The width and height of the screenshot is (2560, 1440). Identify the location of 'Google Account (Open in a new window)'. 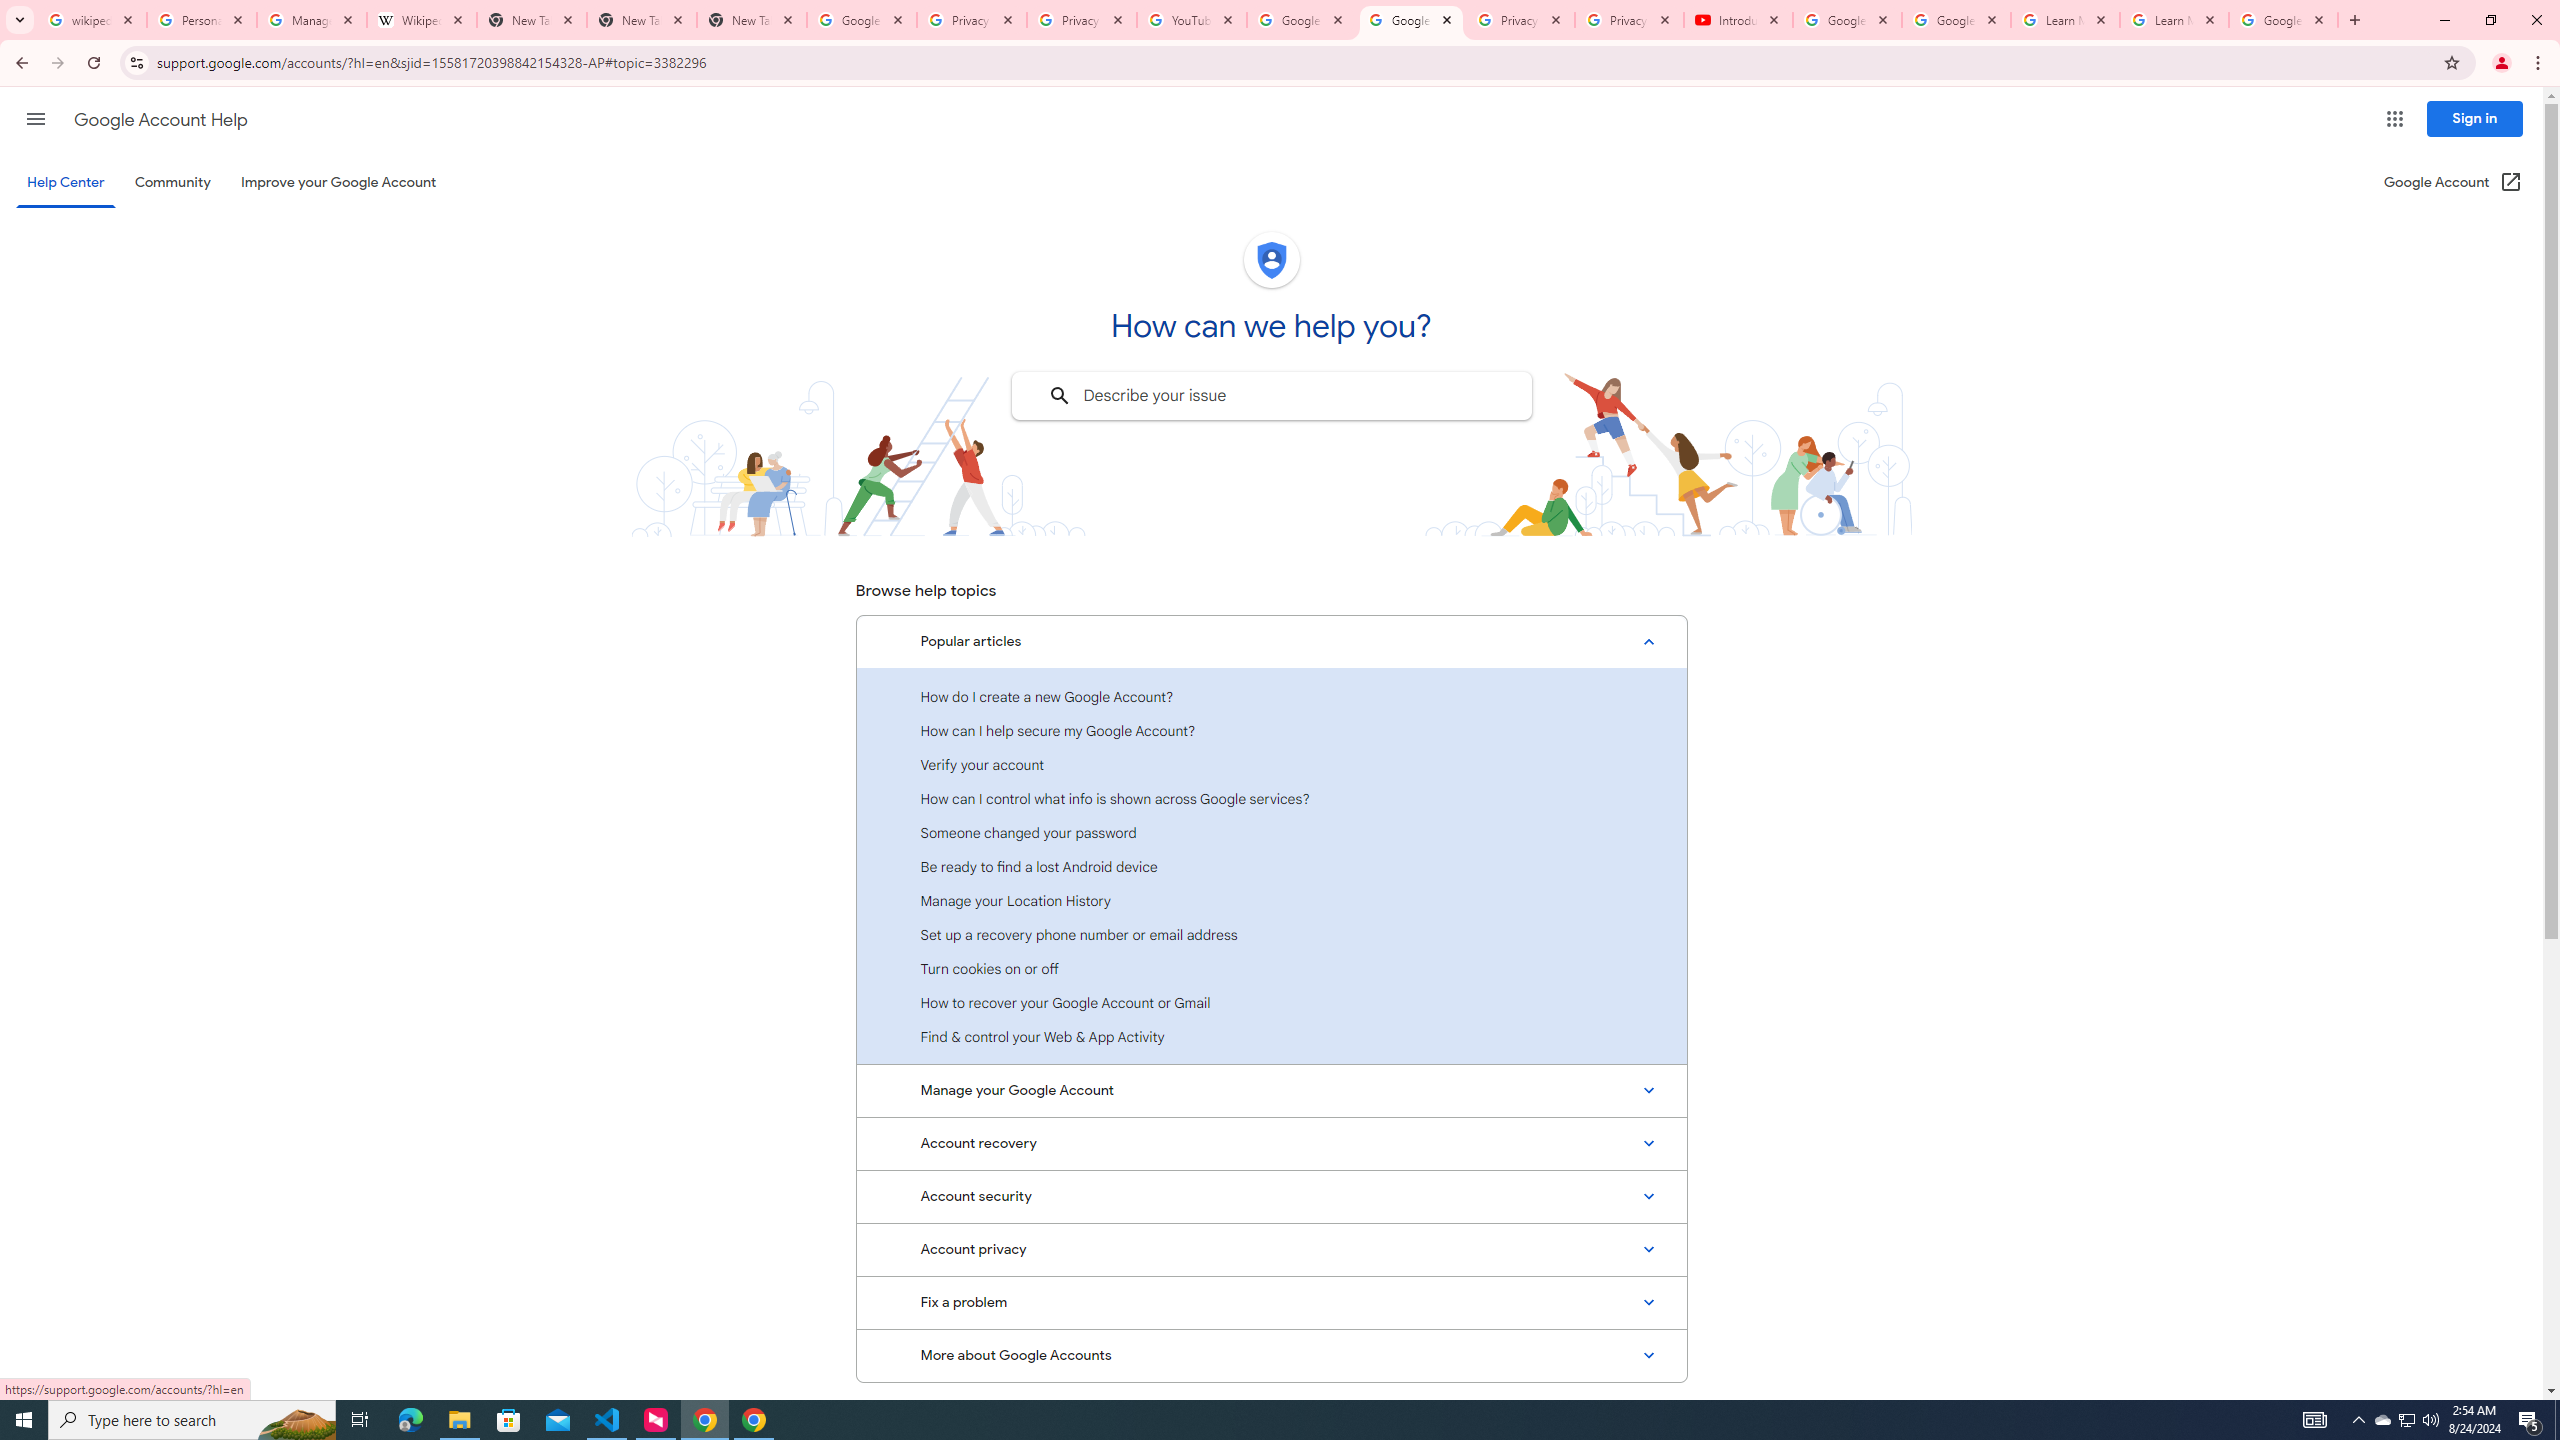
(2453, 181).